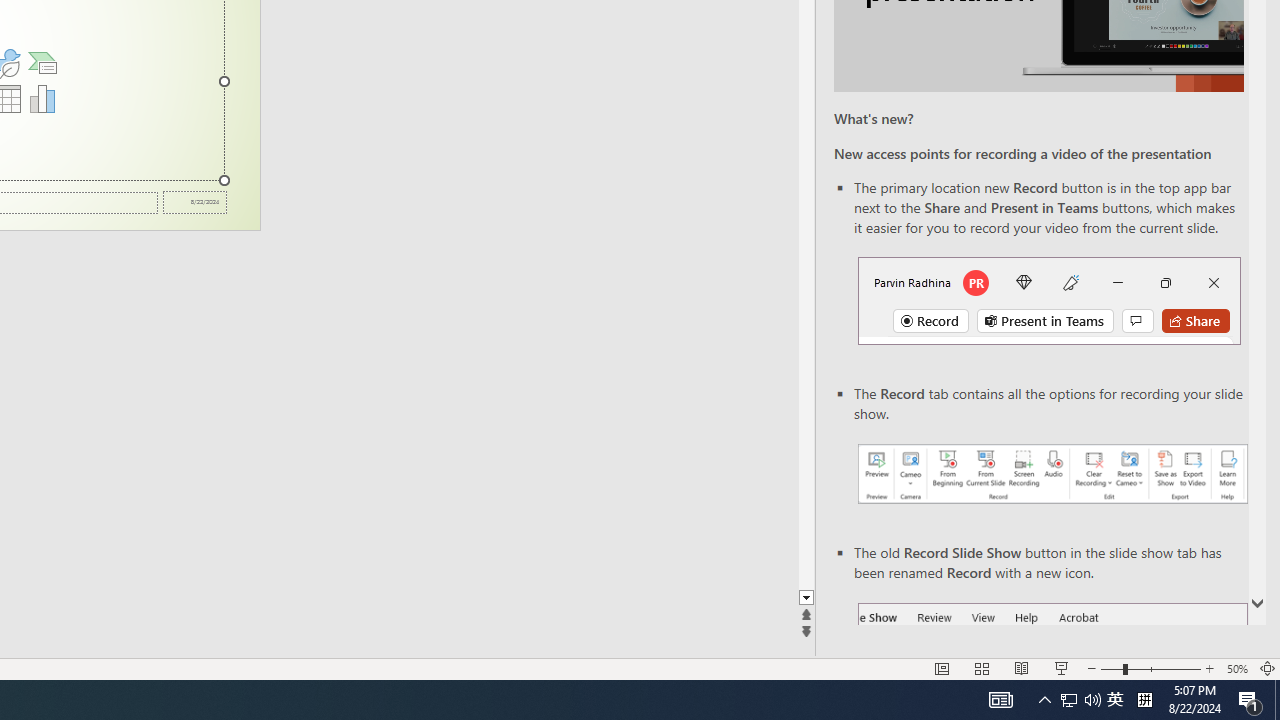 This screenshot has height=720, width=1280. I want to click on 'Record button in top bar', so click(1048, 300).